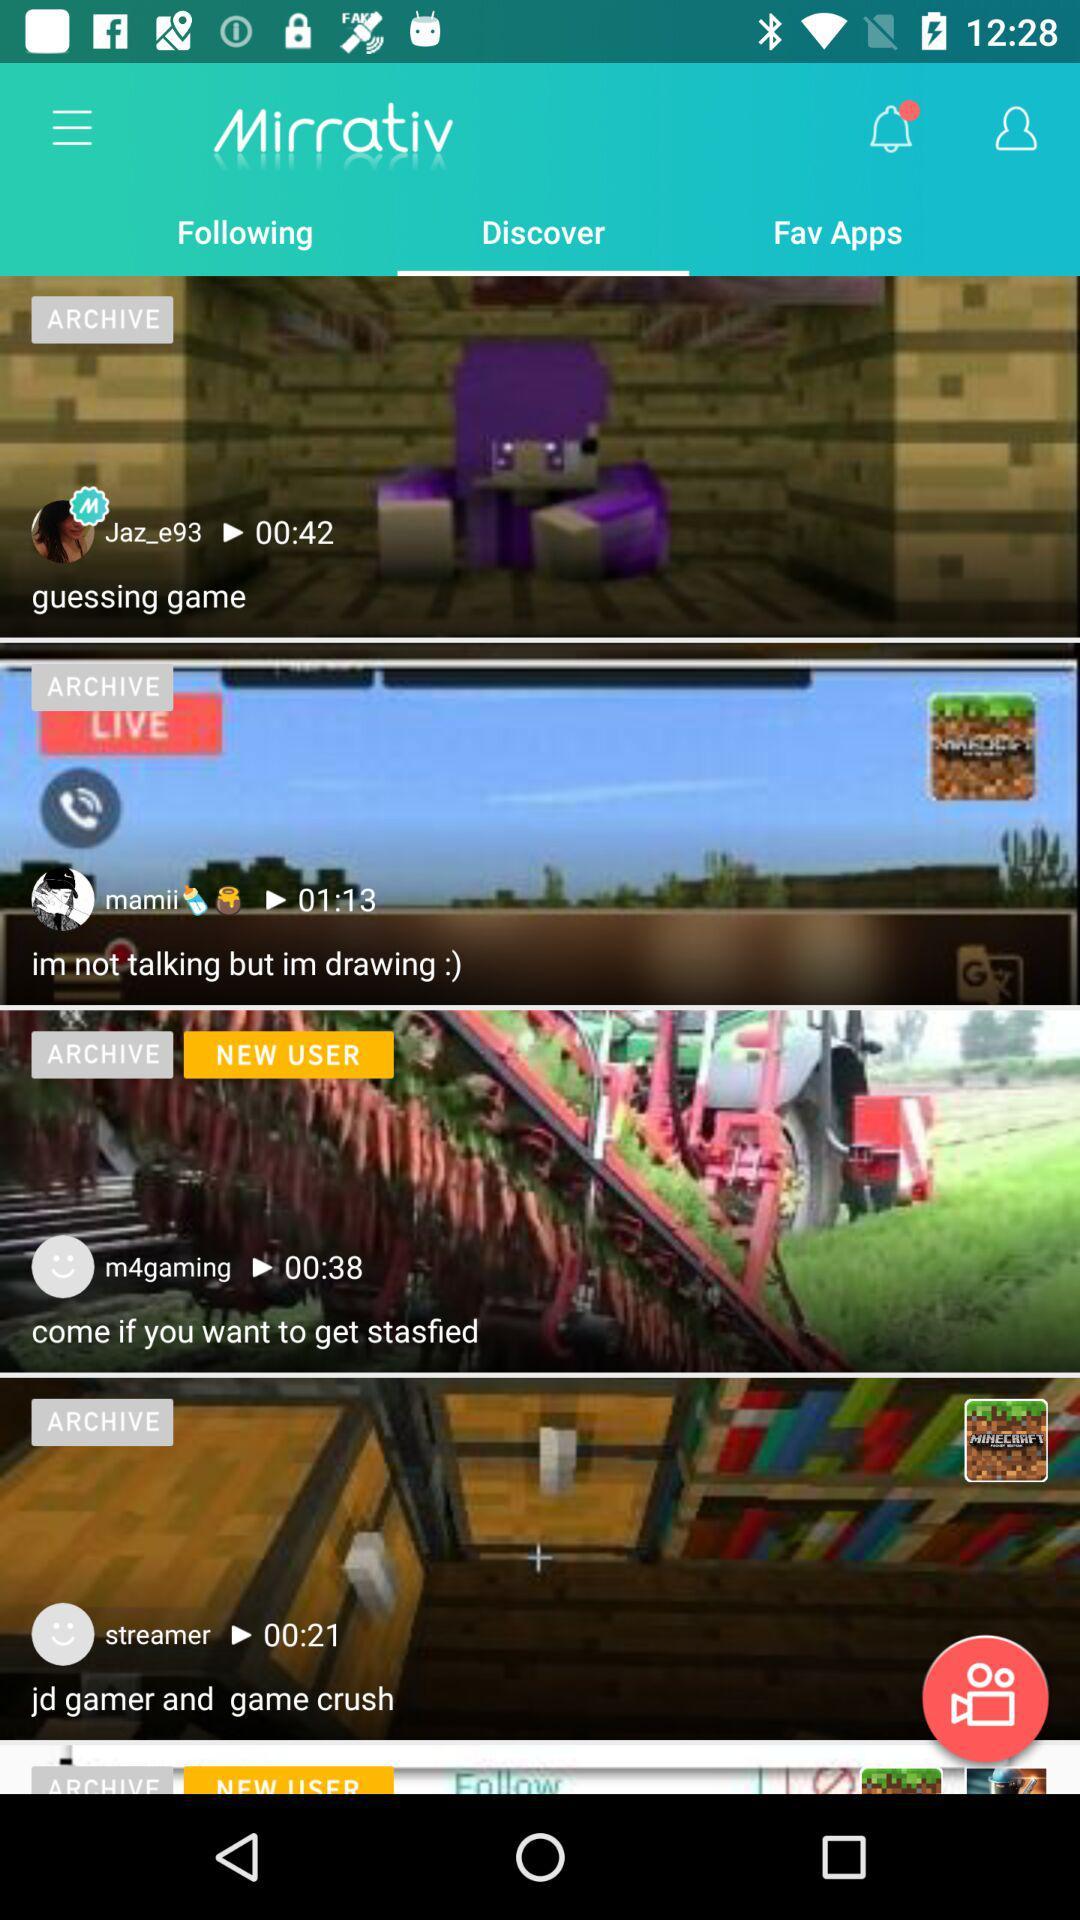  I want to click on the item above the fav apps app, so click(890, 128).